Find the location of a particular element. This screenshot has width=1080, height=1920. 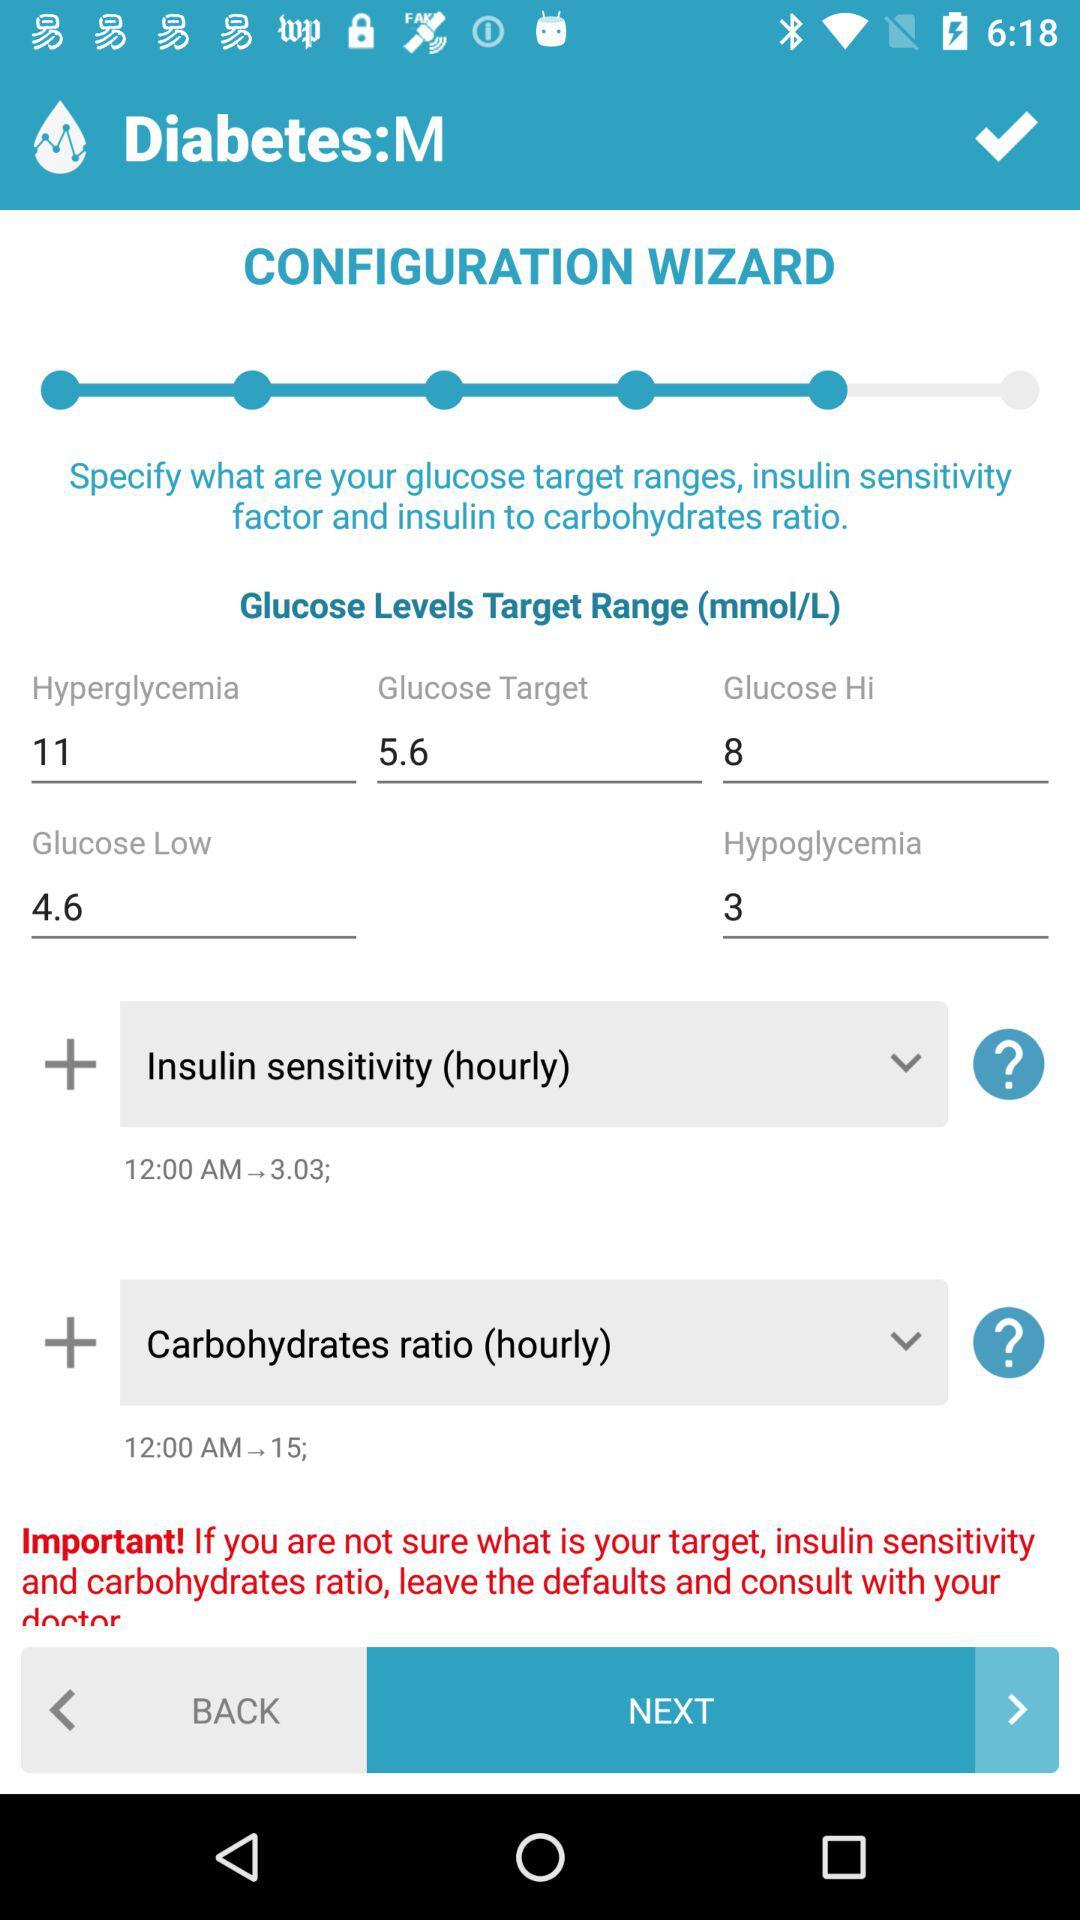

8 is located at coordinates (884, 750).